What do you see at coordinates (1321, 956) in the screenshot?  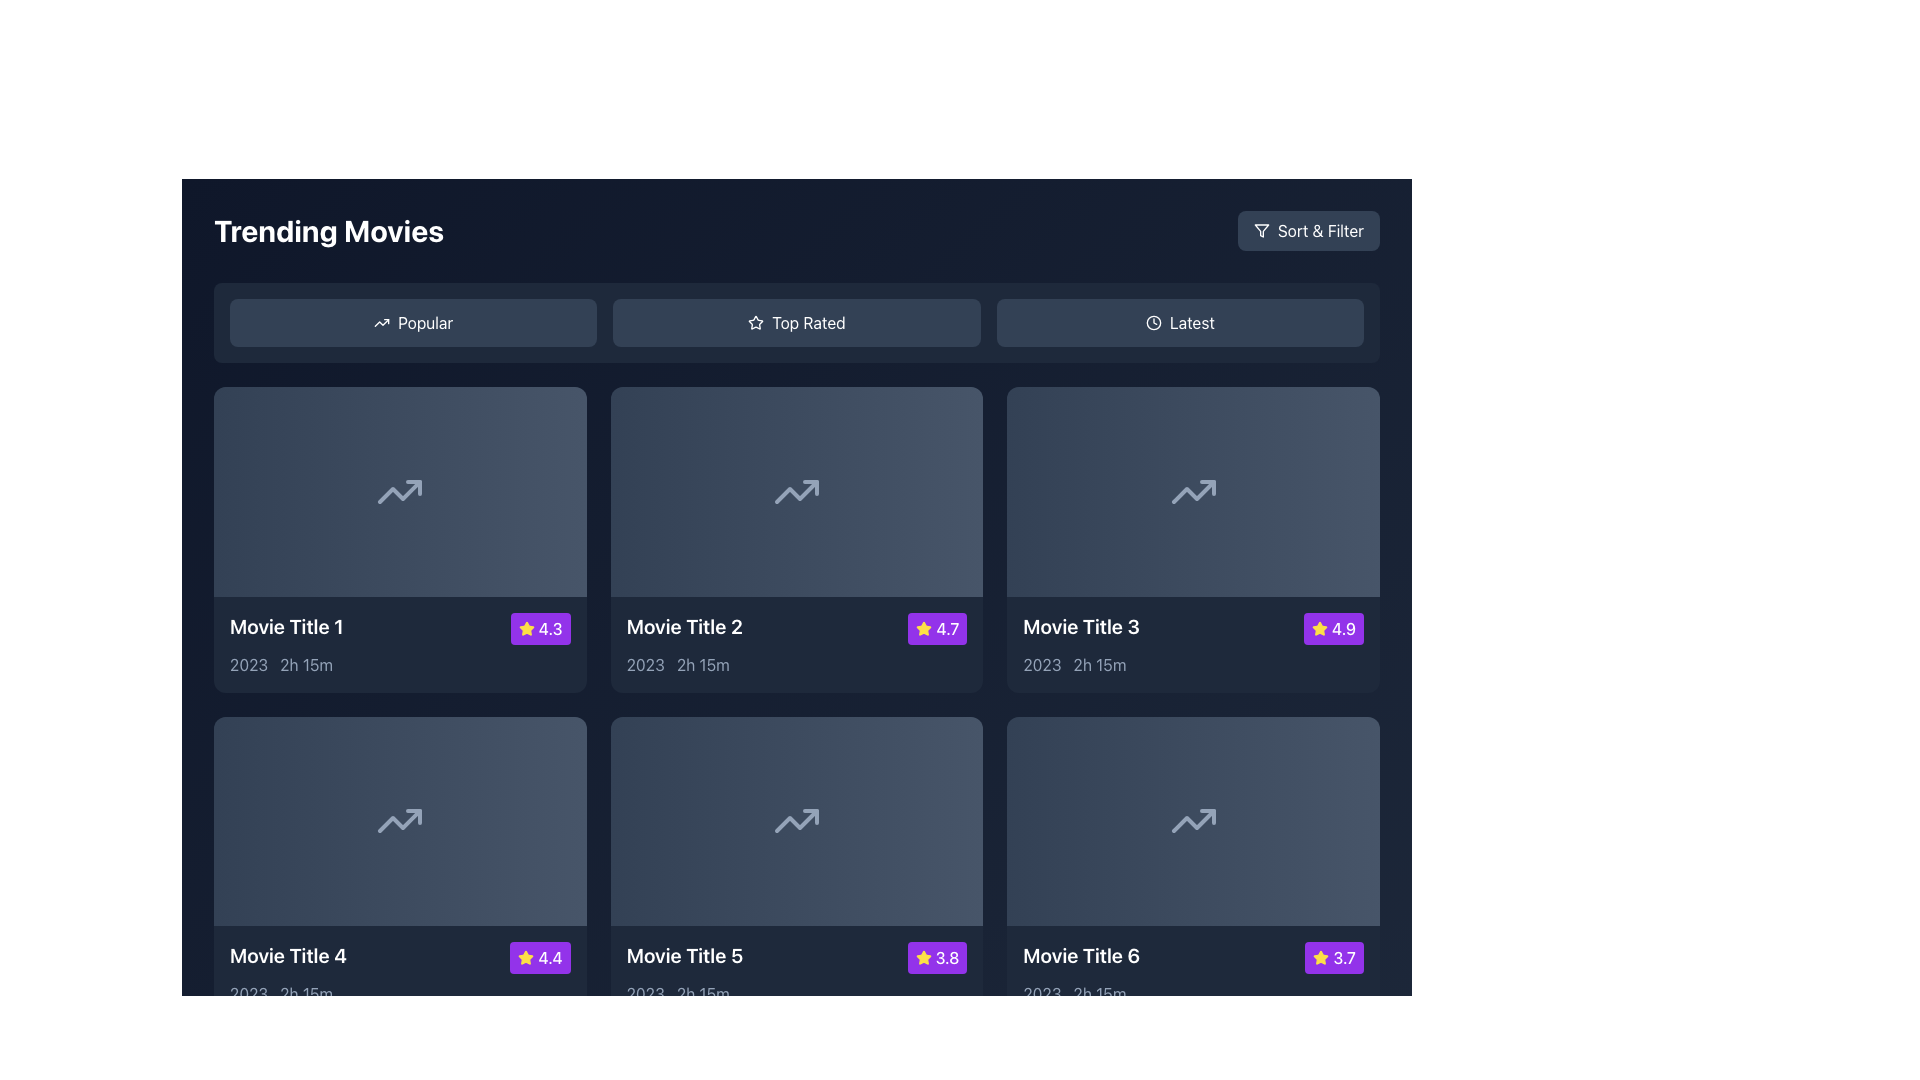 I see `the star icon` at bounding box center [1321, 956].